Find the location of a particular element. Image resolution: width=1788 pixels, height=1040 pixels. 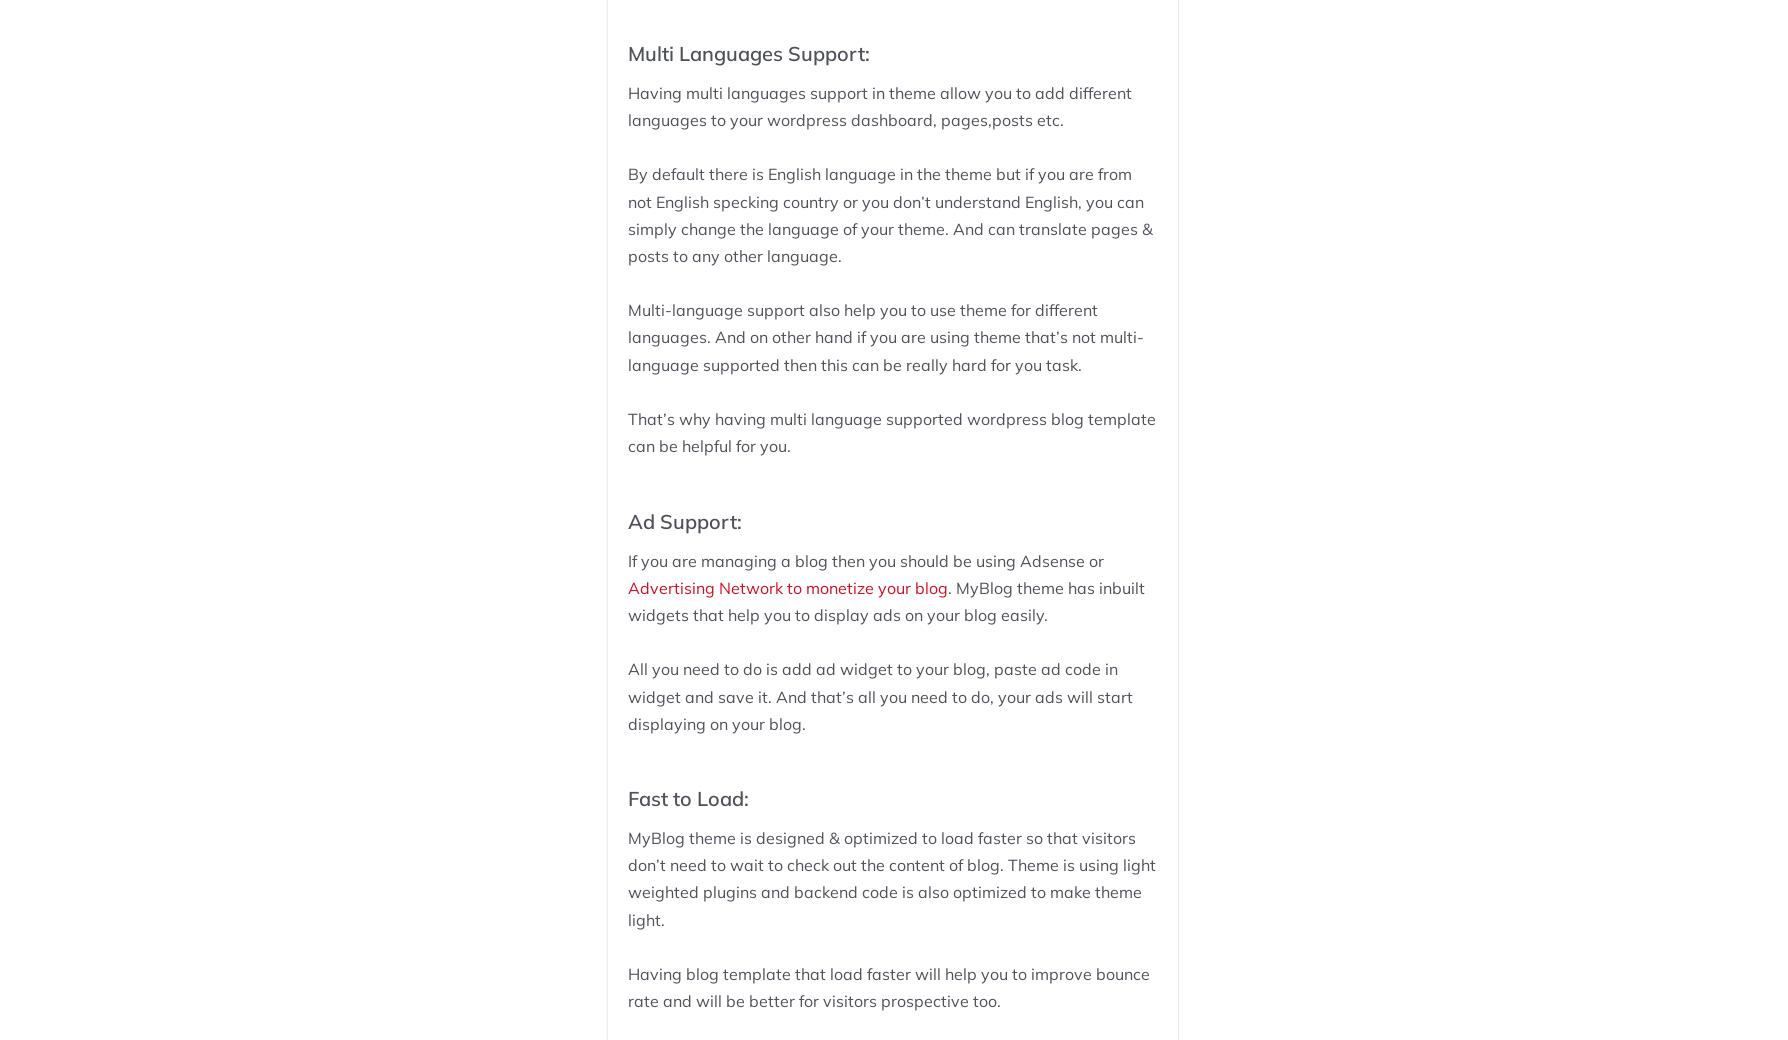

'Multi-language support also help you to use theme for different languages. And on other hand if you are using theme that’s not multi-language supported then this can be really hard for you task.' is located at coordinates (627, 335).